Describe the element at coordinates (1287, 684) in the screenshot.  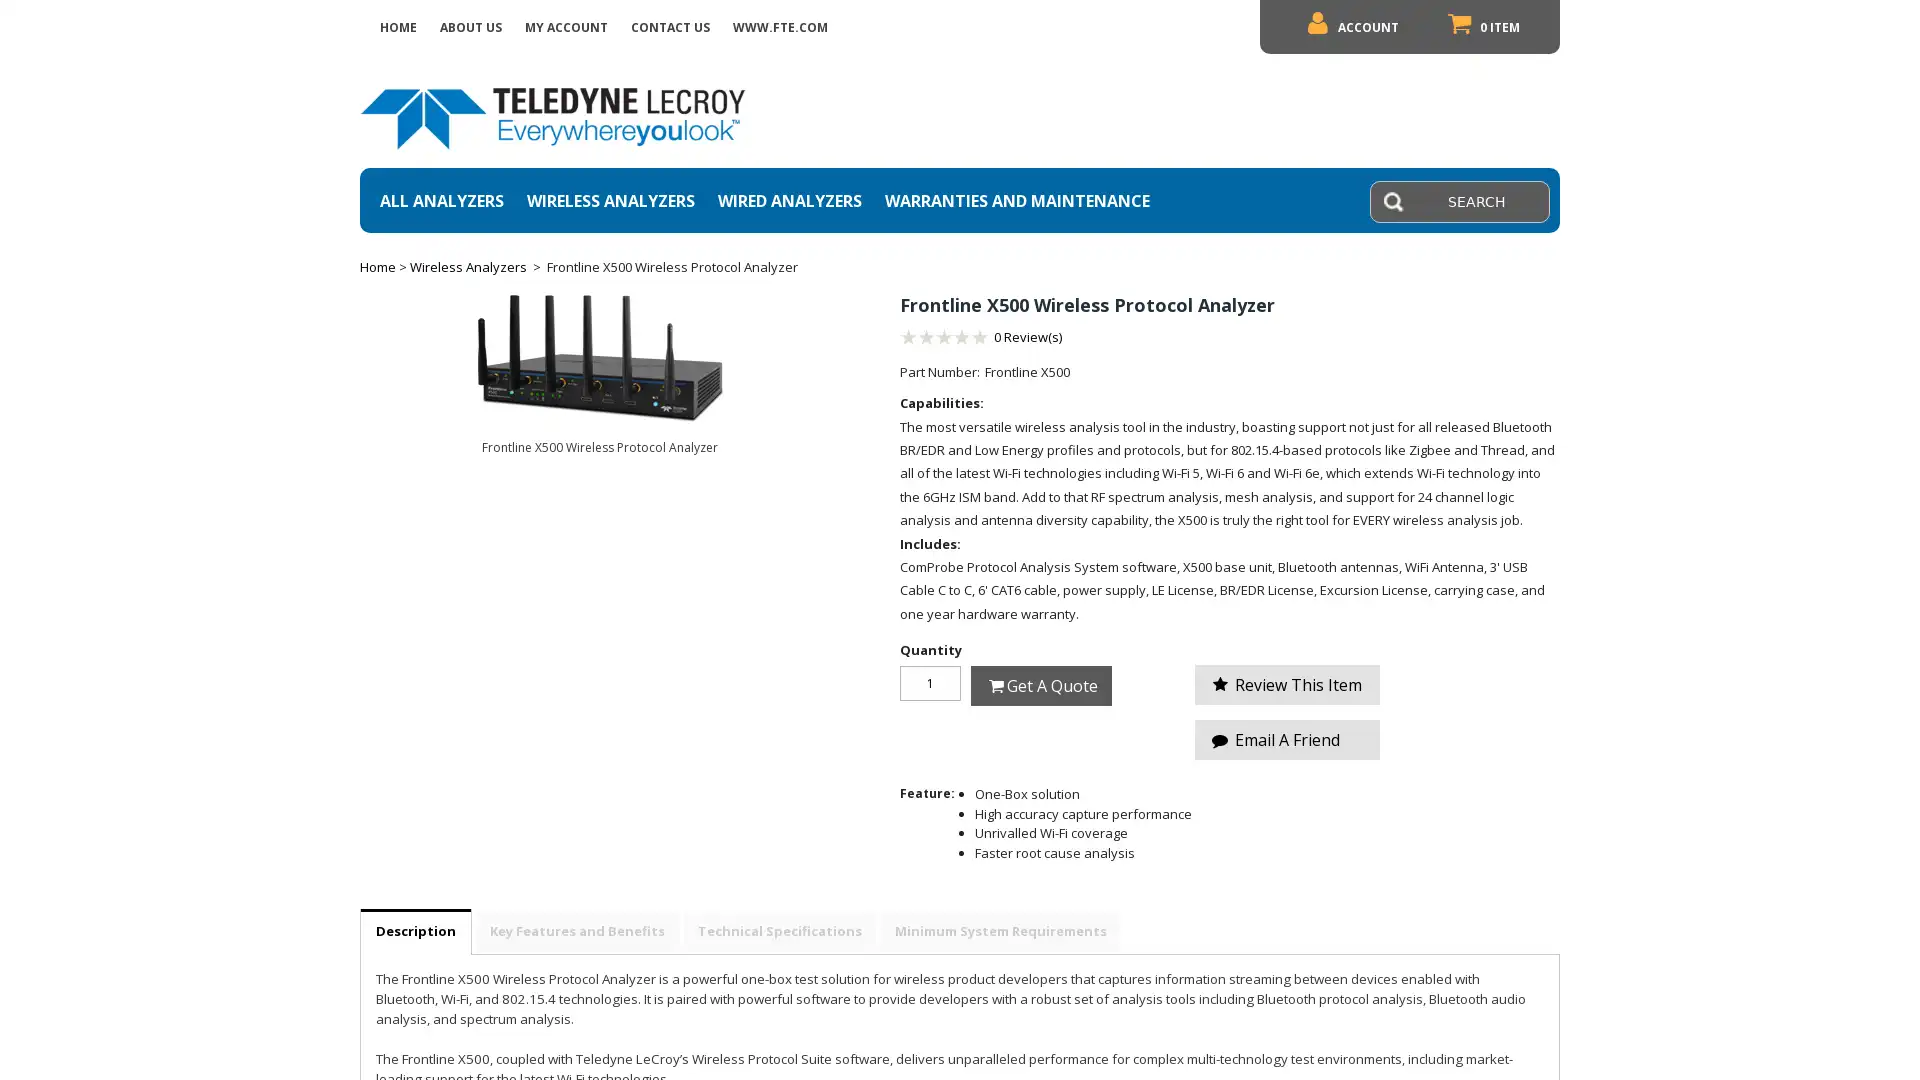
I see `Review This Item` at that location.